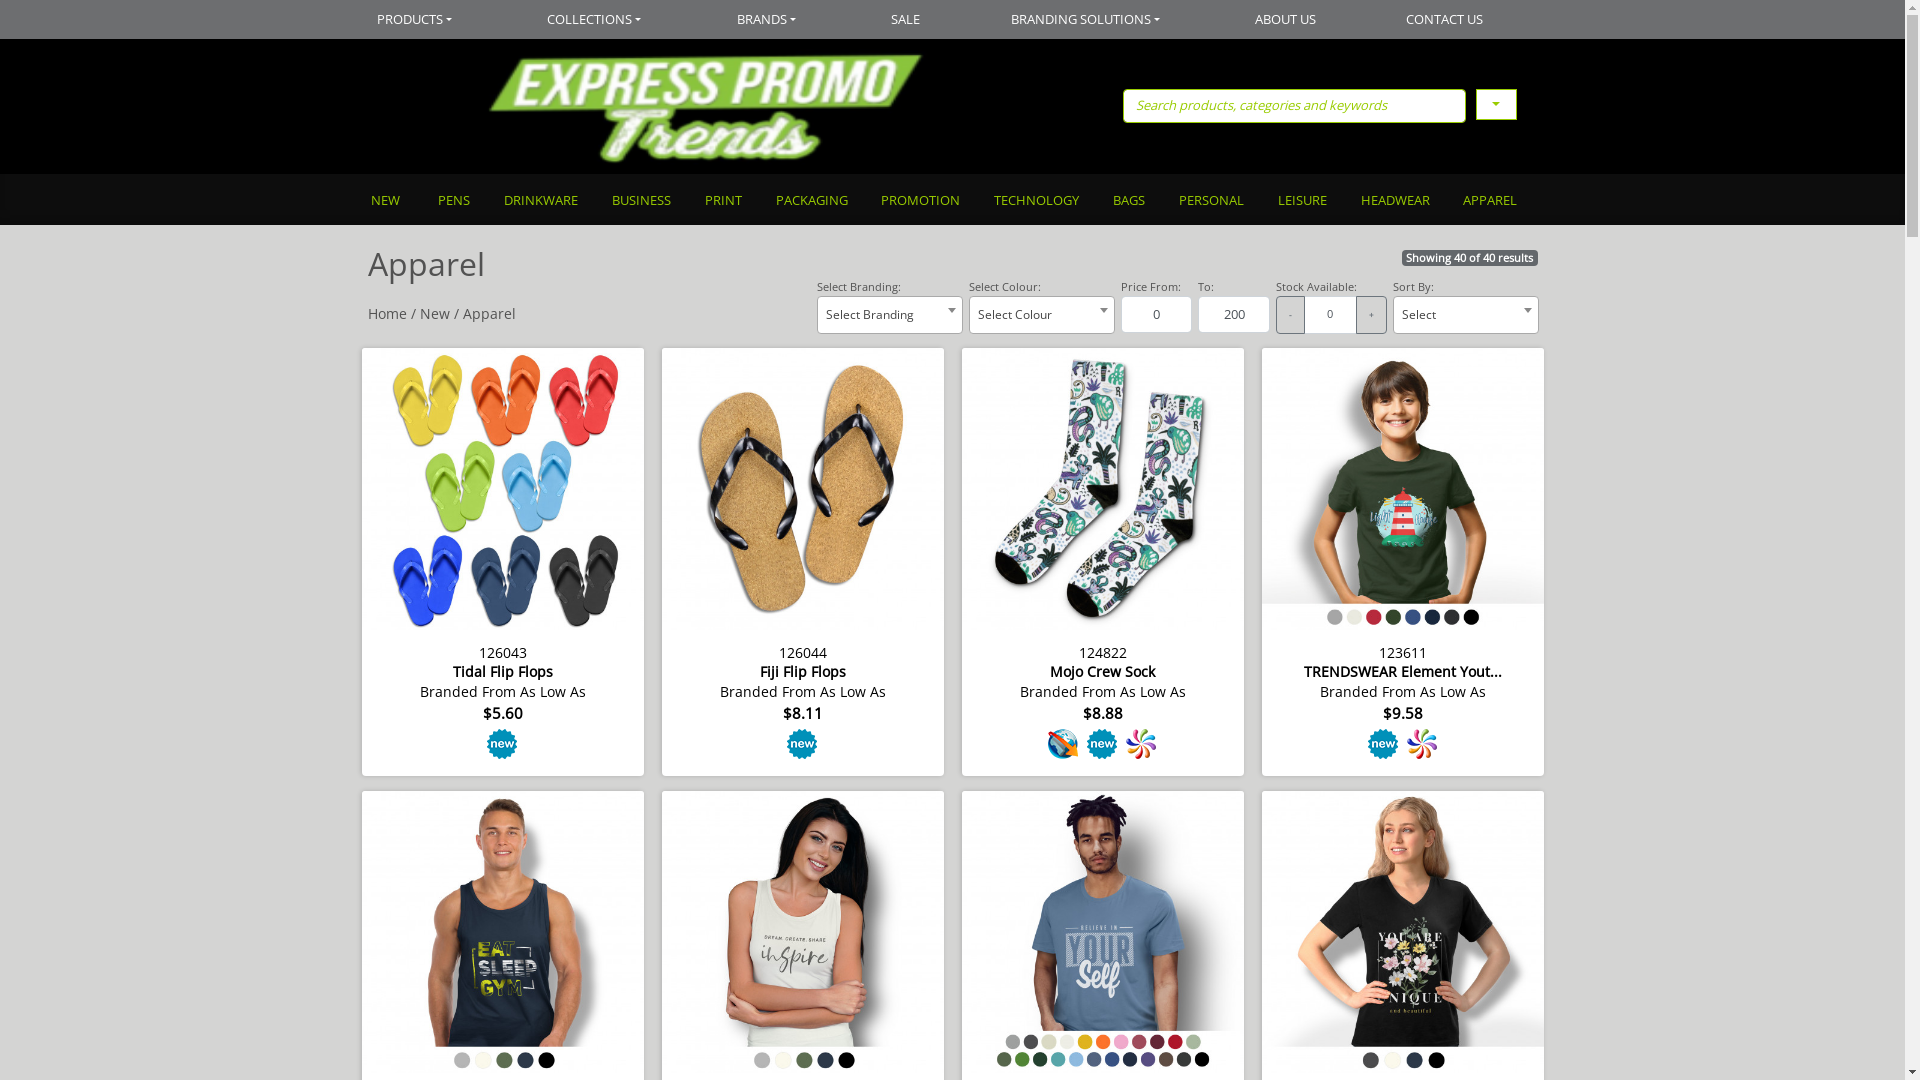 This screenshot has width=1920, height=1080. What do you see at coordinates (919, 201) in the screenshot?
I see `'PROMOTION'` at bounding box center [919, 201].